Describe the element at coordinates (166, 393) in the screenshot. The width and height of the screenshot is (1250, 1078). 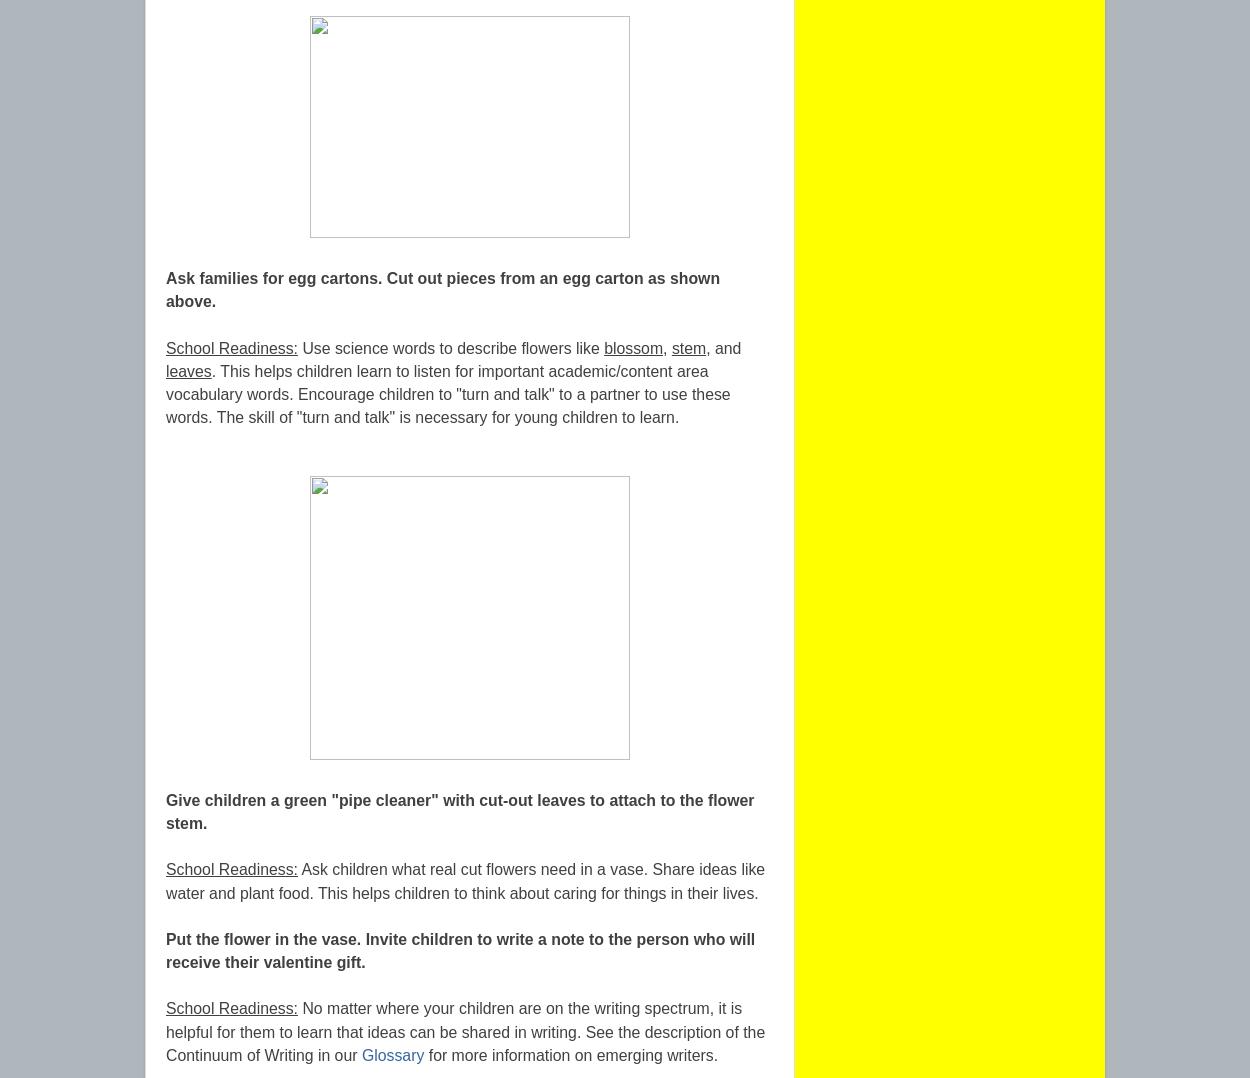
I see `'. This helps children learn to listen for important academic/content area vocabulary words. Encourage children to "turn and talk" to a partner to use these words. The skill of "turn and talk" is necessary for young children to learn.'` at that location.